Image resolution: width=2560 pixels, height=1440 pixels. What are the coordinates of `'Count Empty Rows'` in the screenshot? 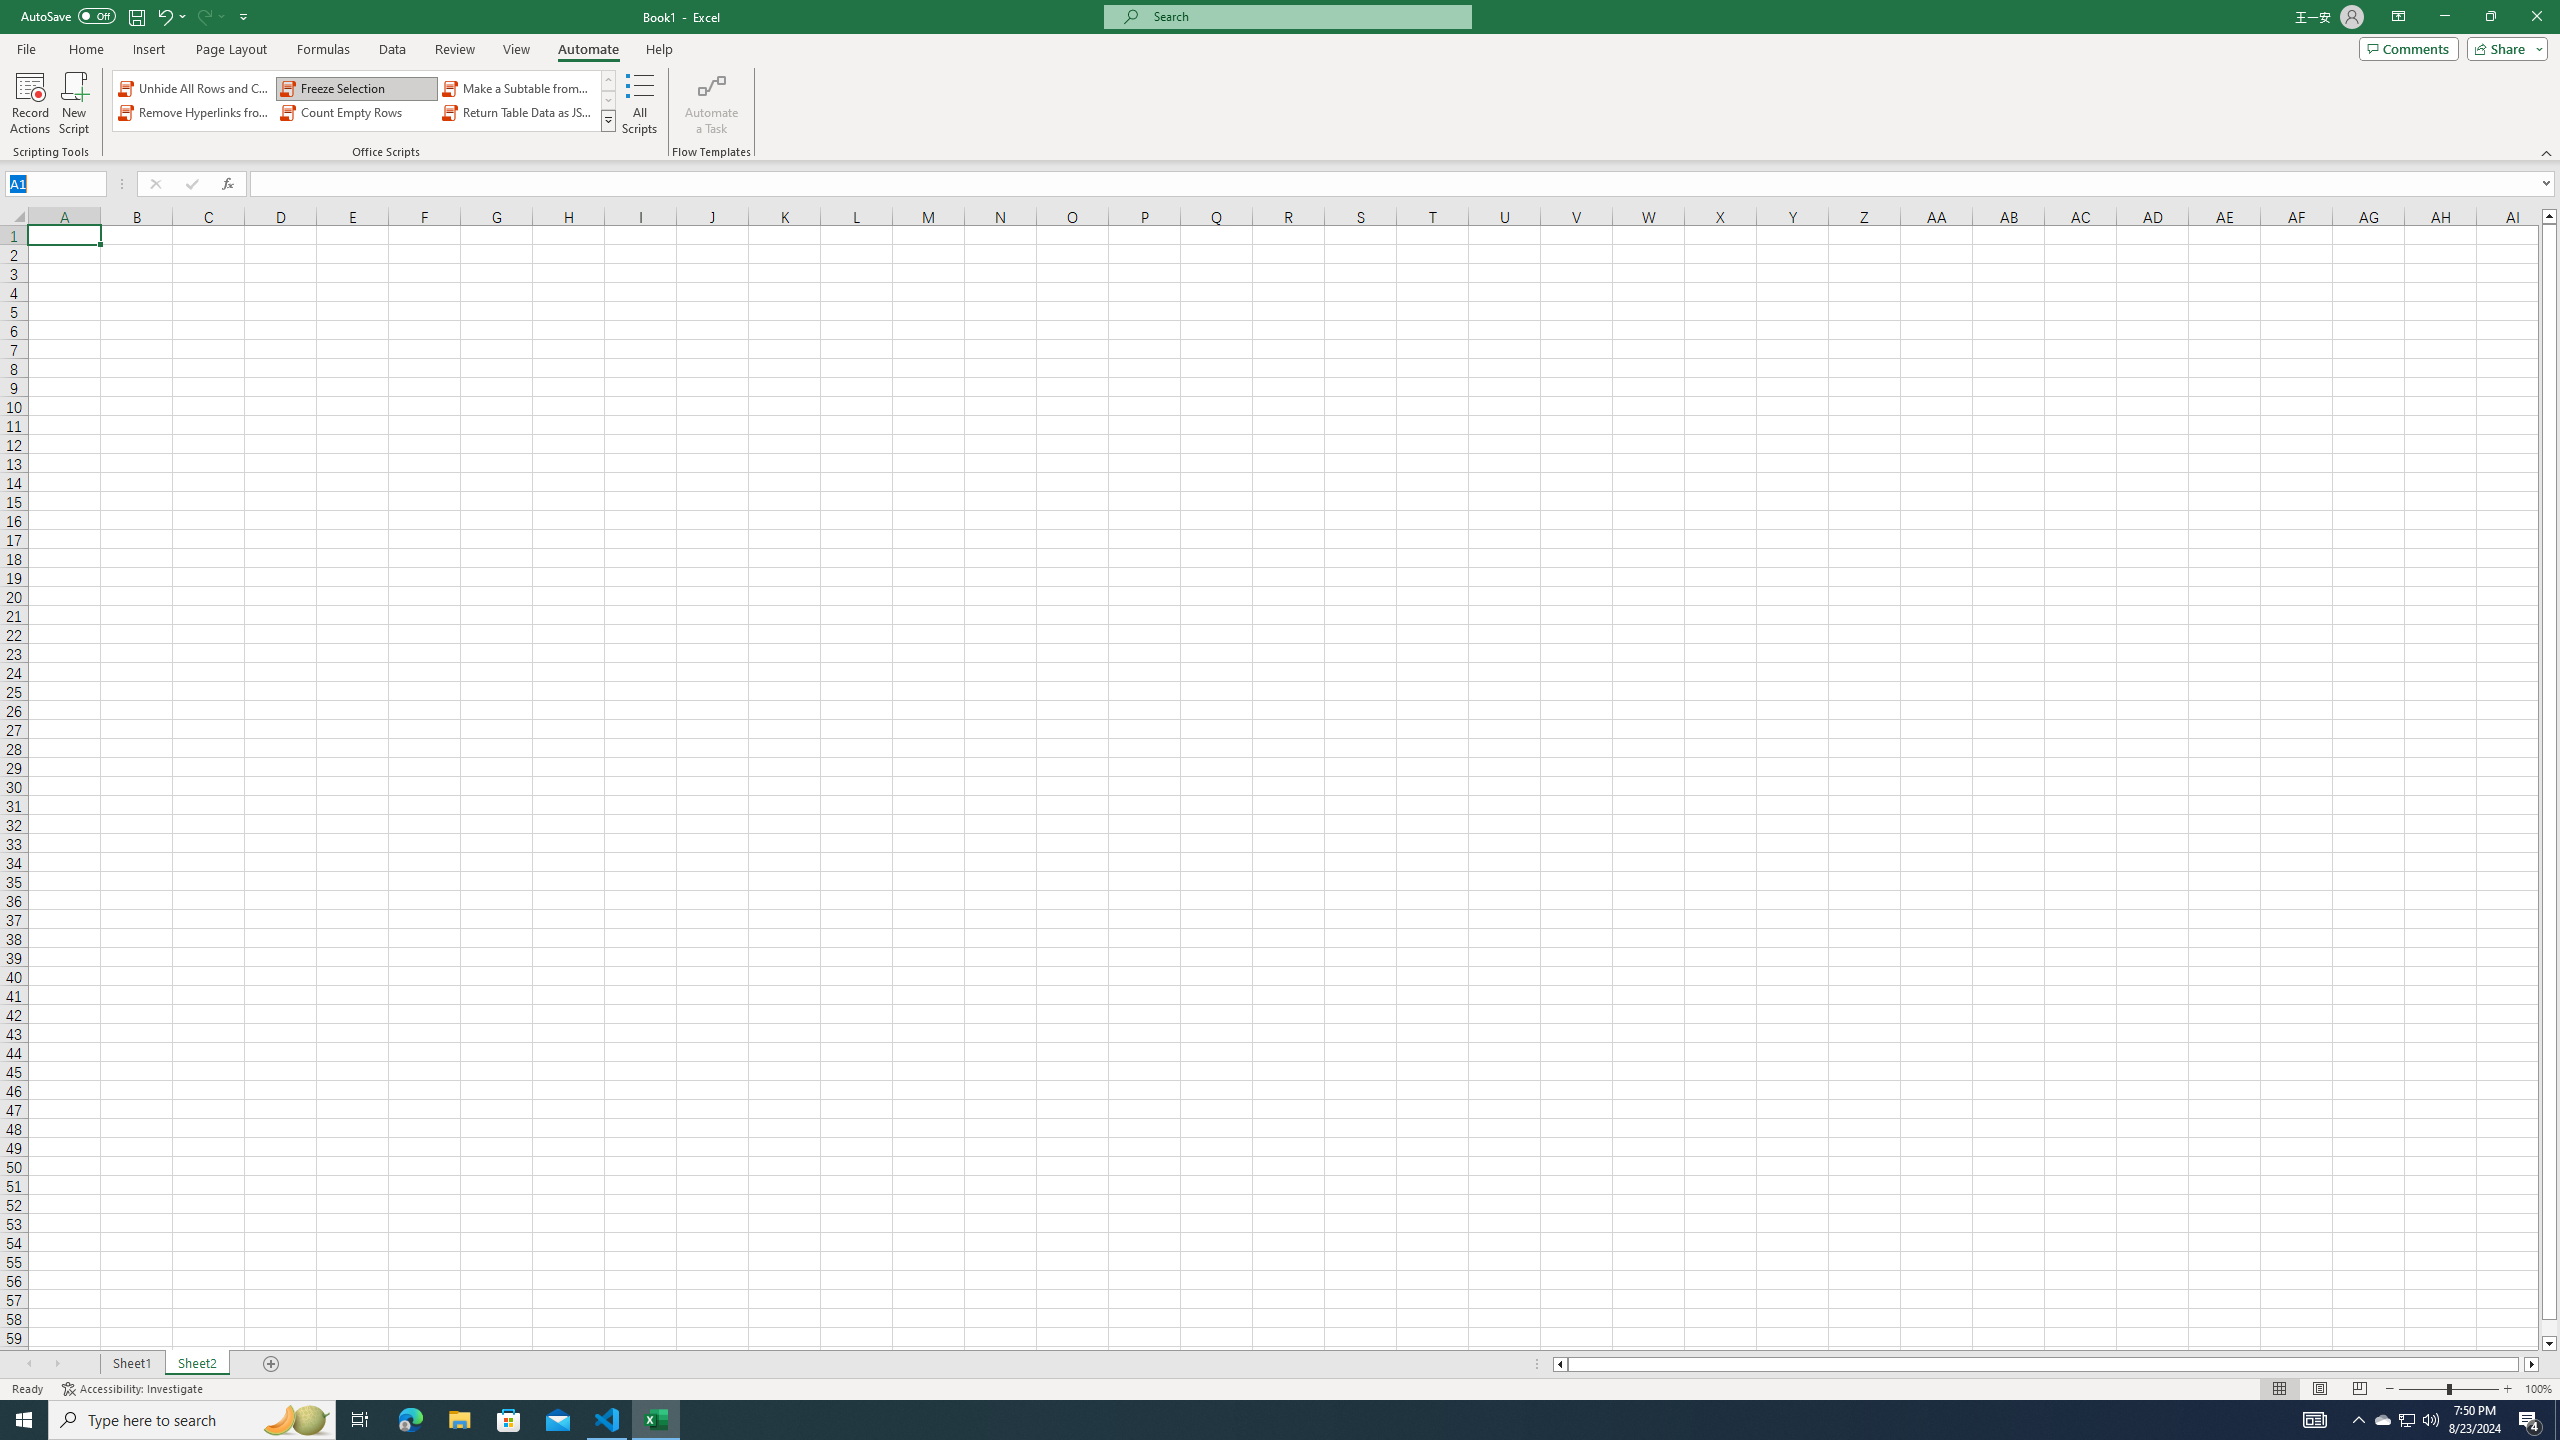 It's located at (356, 112).